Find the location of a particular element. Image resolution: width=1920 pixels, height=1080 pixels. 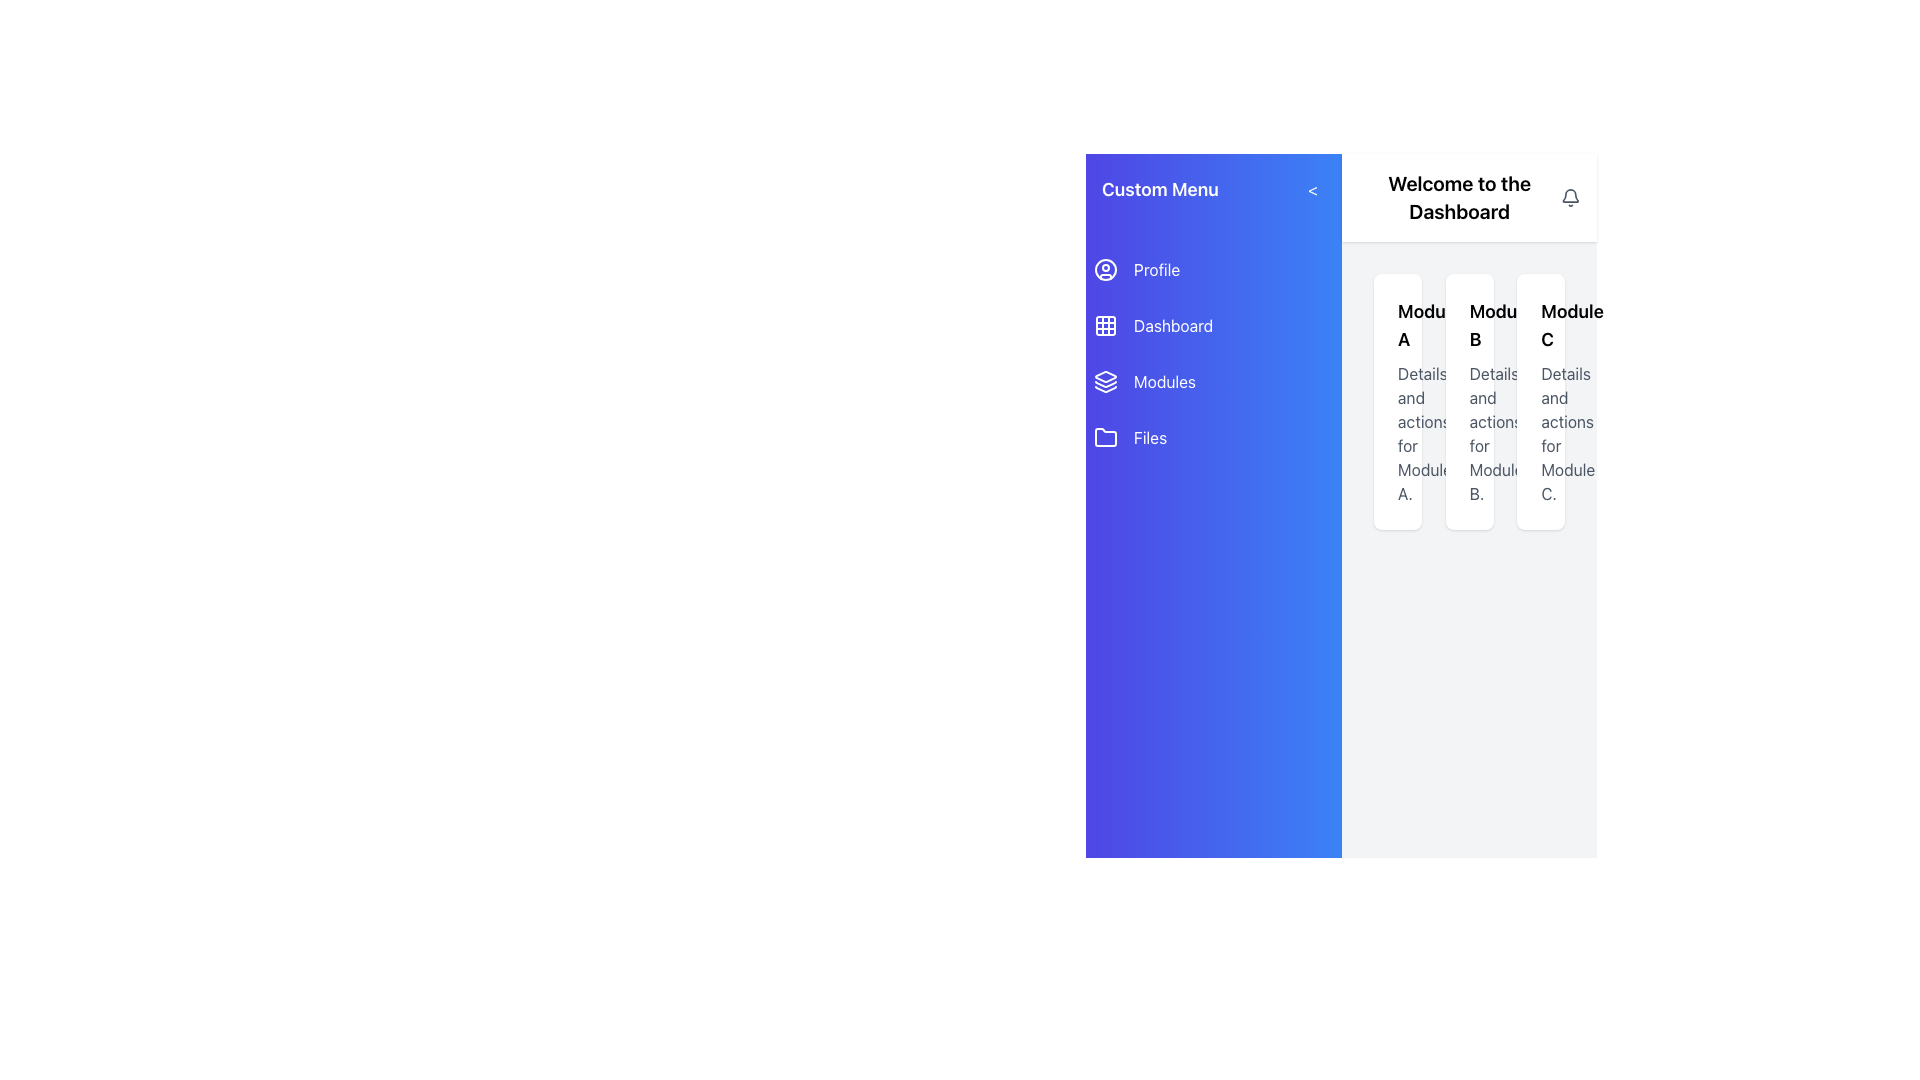

the text label stating 'Welcome to the Dashboard' located at the top-right section of the layout is located at coordinates (1459, 197).